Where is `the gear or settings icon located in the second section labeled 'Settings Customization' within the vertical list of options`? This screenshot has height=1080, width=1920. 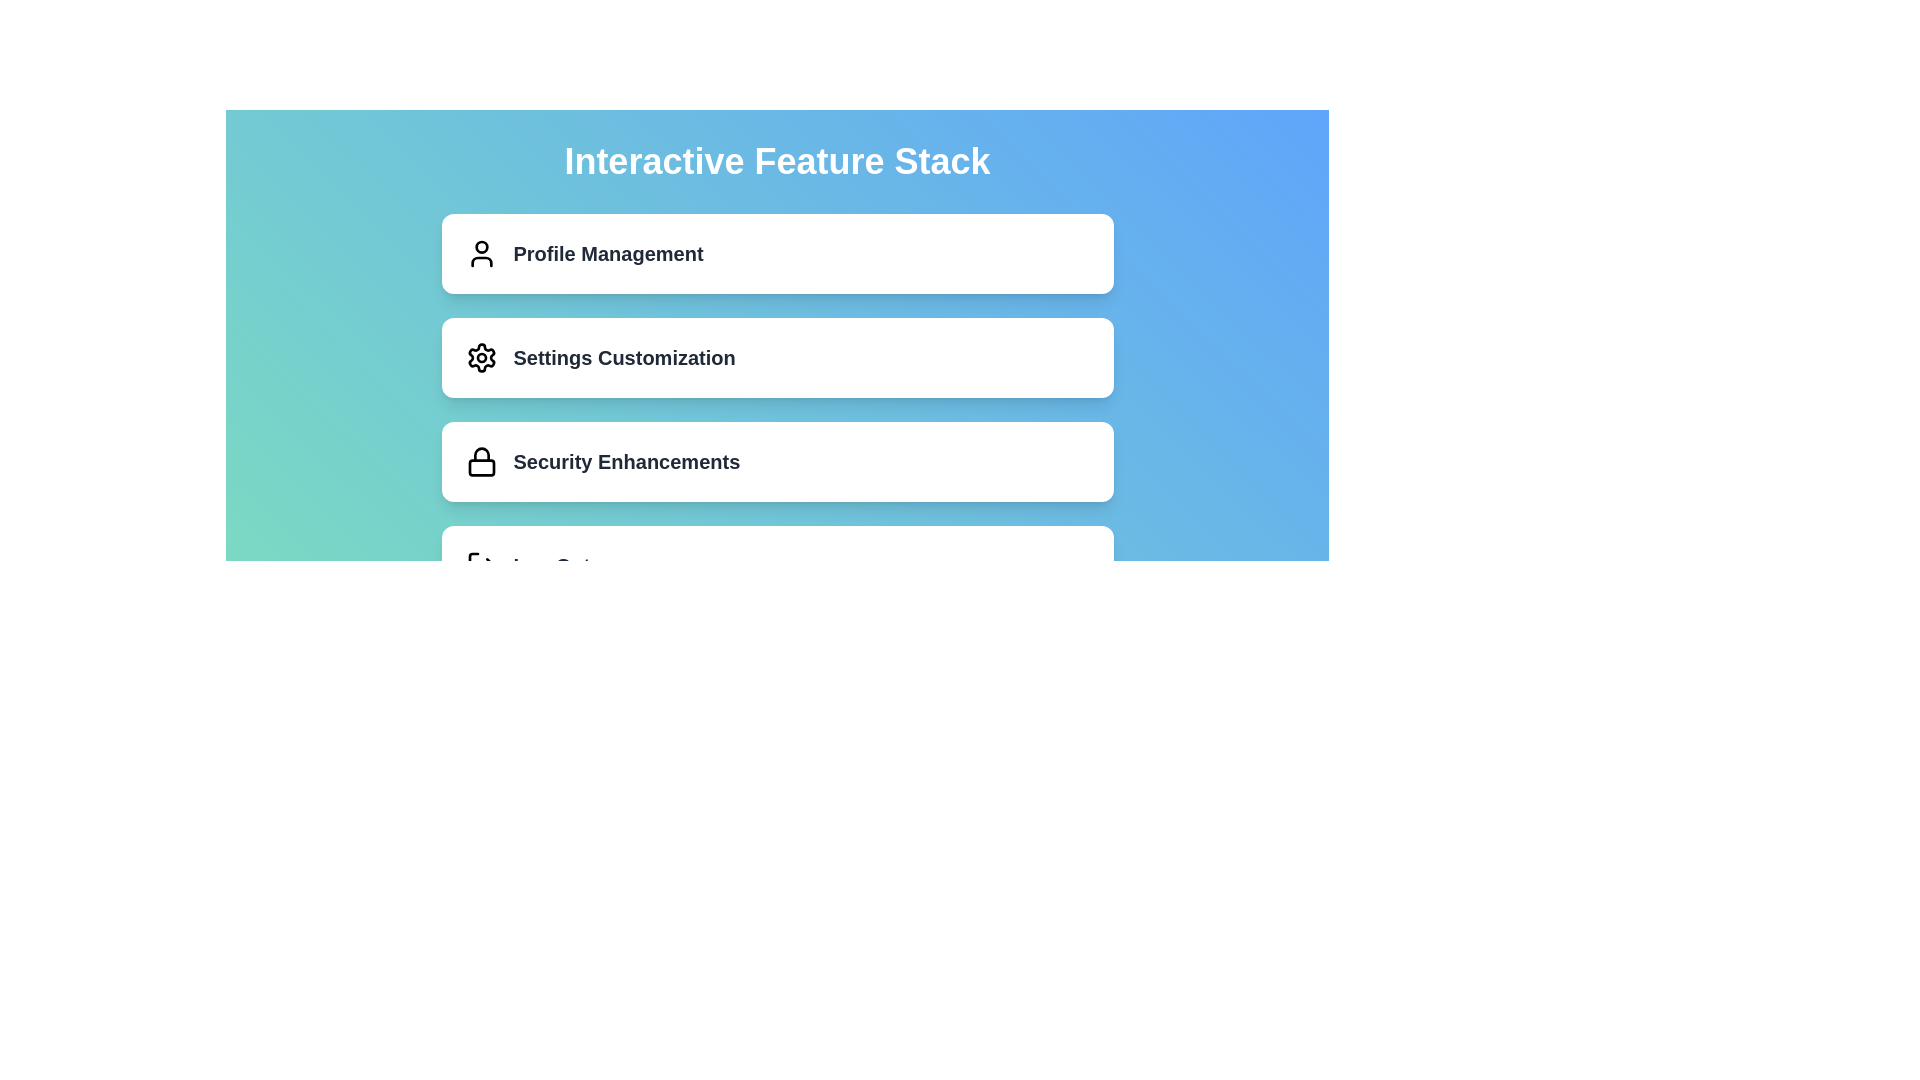
the gear or settings icon located in the second section labeled 'Settings Customization' within the vertical list of options is located at coordinates (481, 357).